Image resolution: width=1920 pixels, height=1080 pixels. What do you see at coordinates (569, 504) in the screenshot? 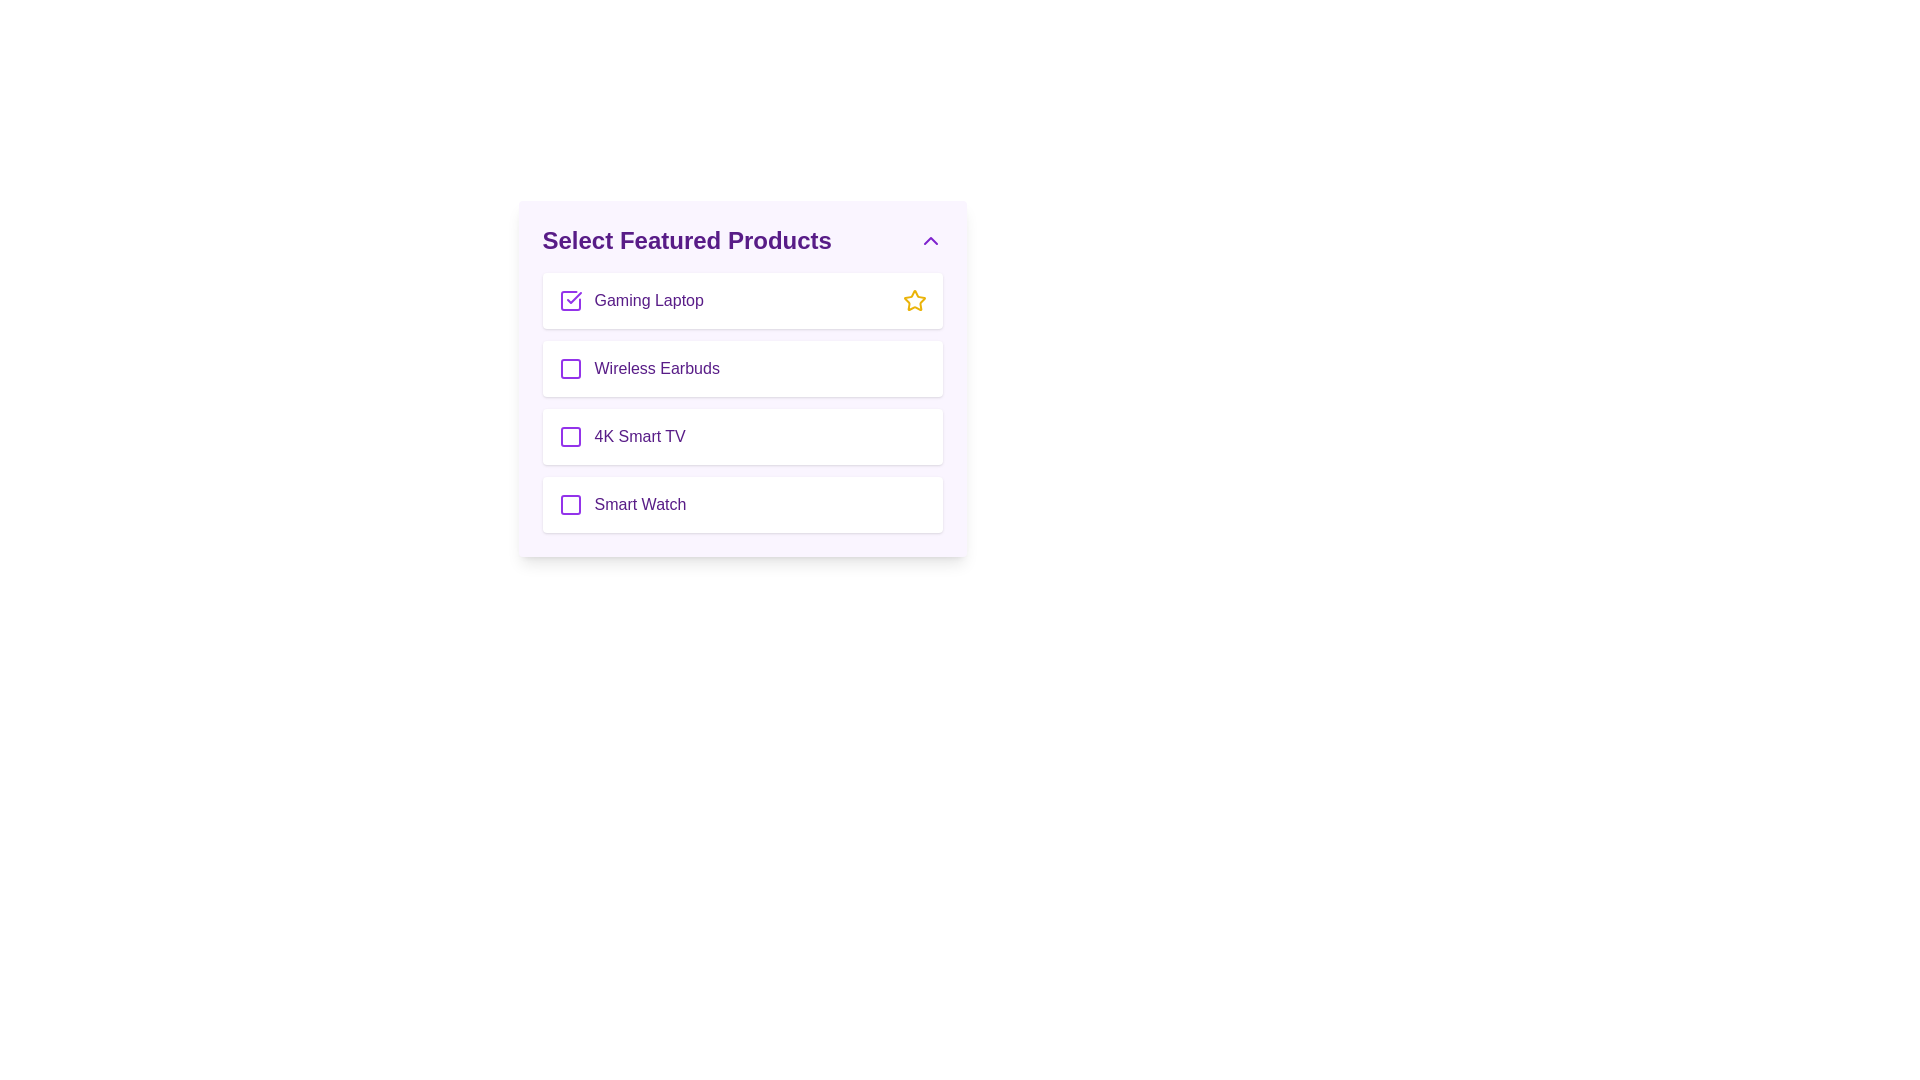
I see `the Checkbox indicator for the 'Smart Watch' option, which is the fourth item under the 'Select Featured Products' heading` at bounding box center [569, 504].